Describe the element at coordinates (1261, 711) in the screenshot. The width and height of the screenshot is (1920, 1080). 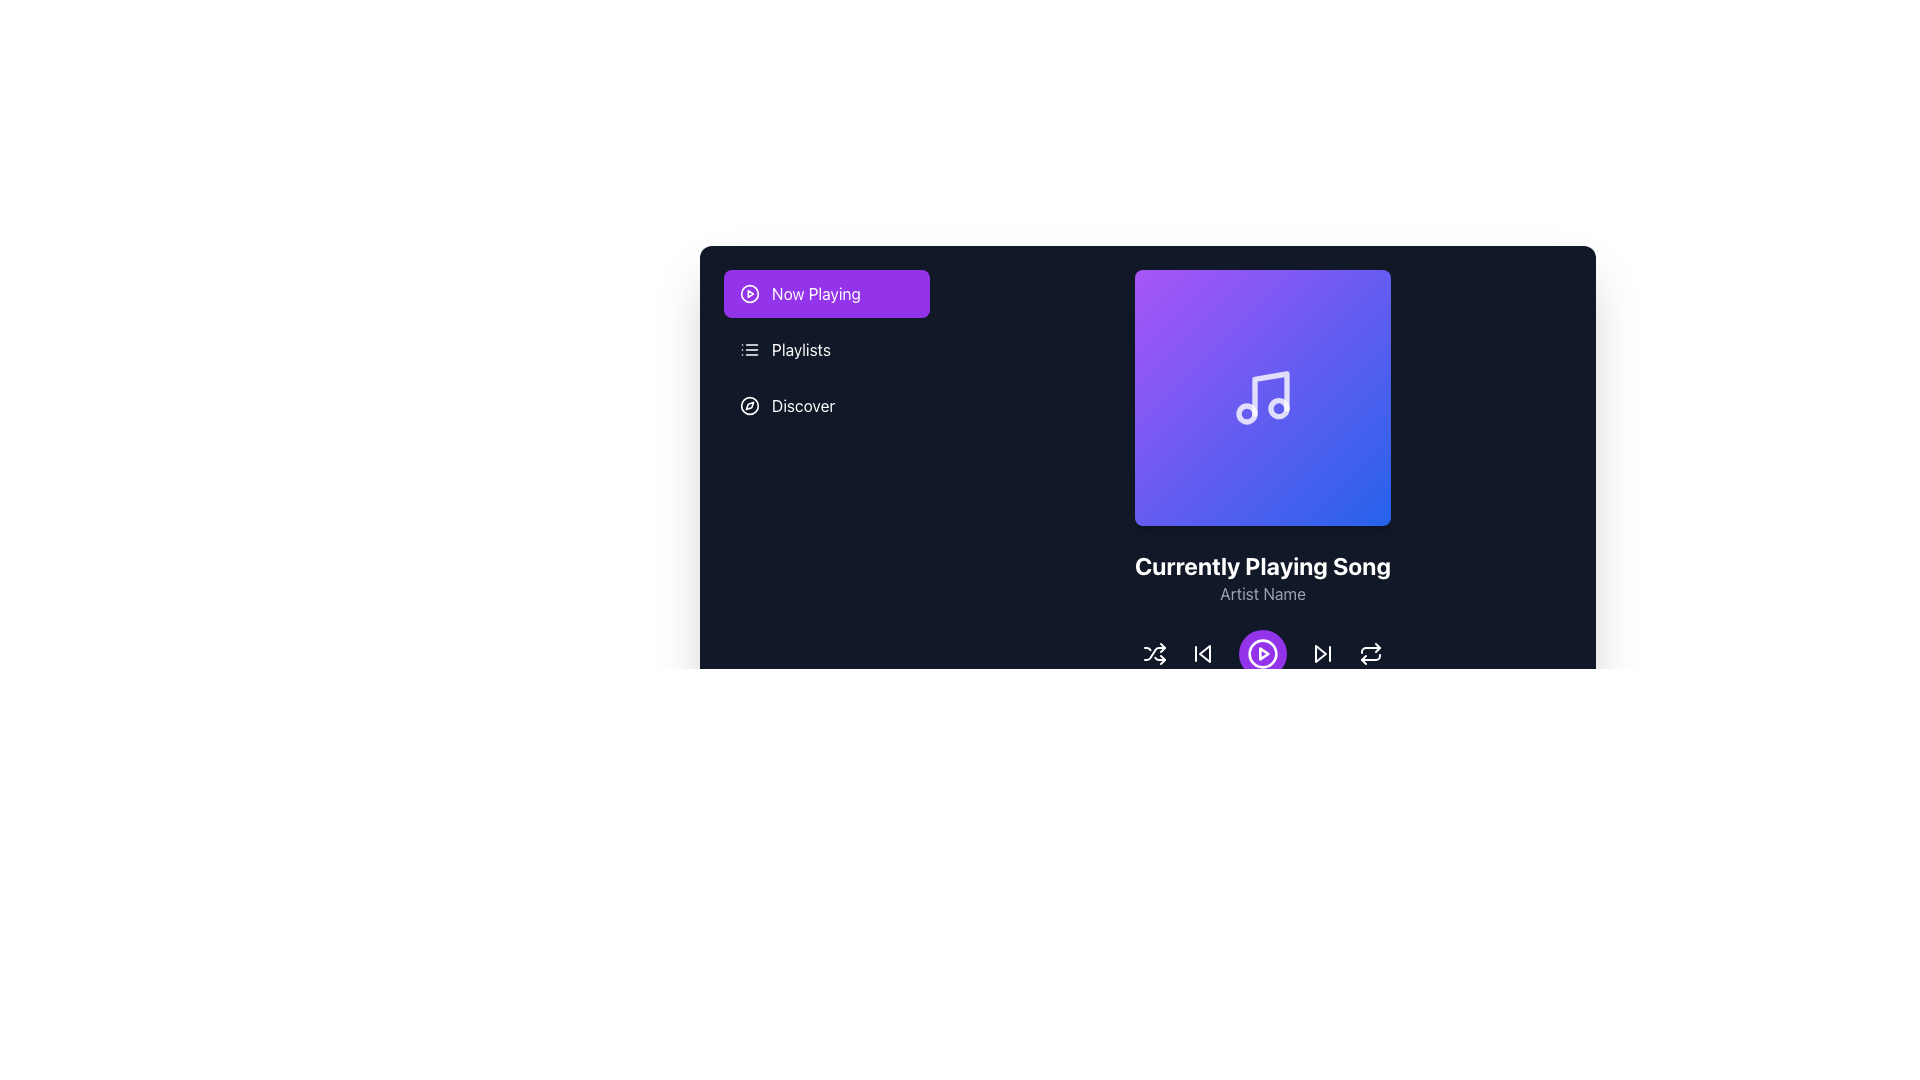
I see `the progress bar located below the media control buttons of the music player interface to adjust the progress` at that location.